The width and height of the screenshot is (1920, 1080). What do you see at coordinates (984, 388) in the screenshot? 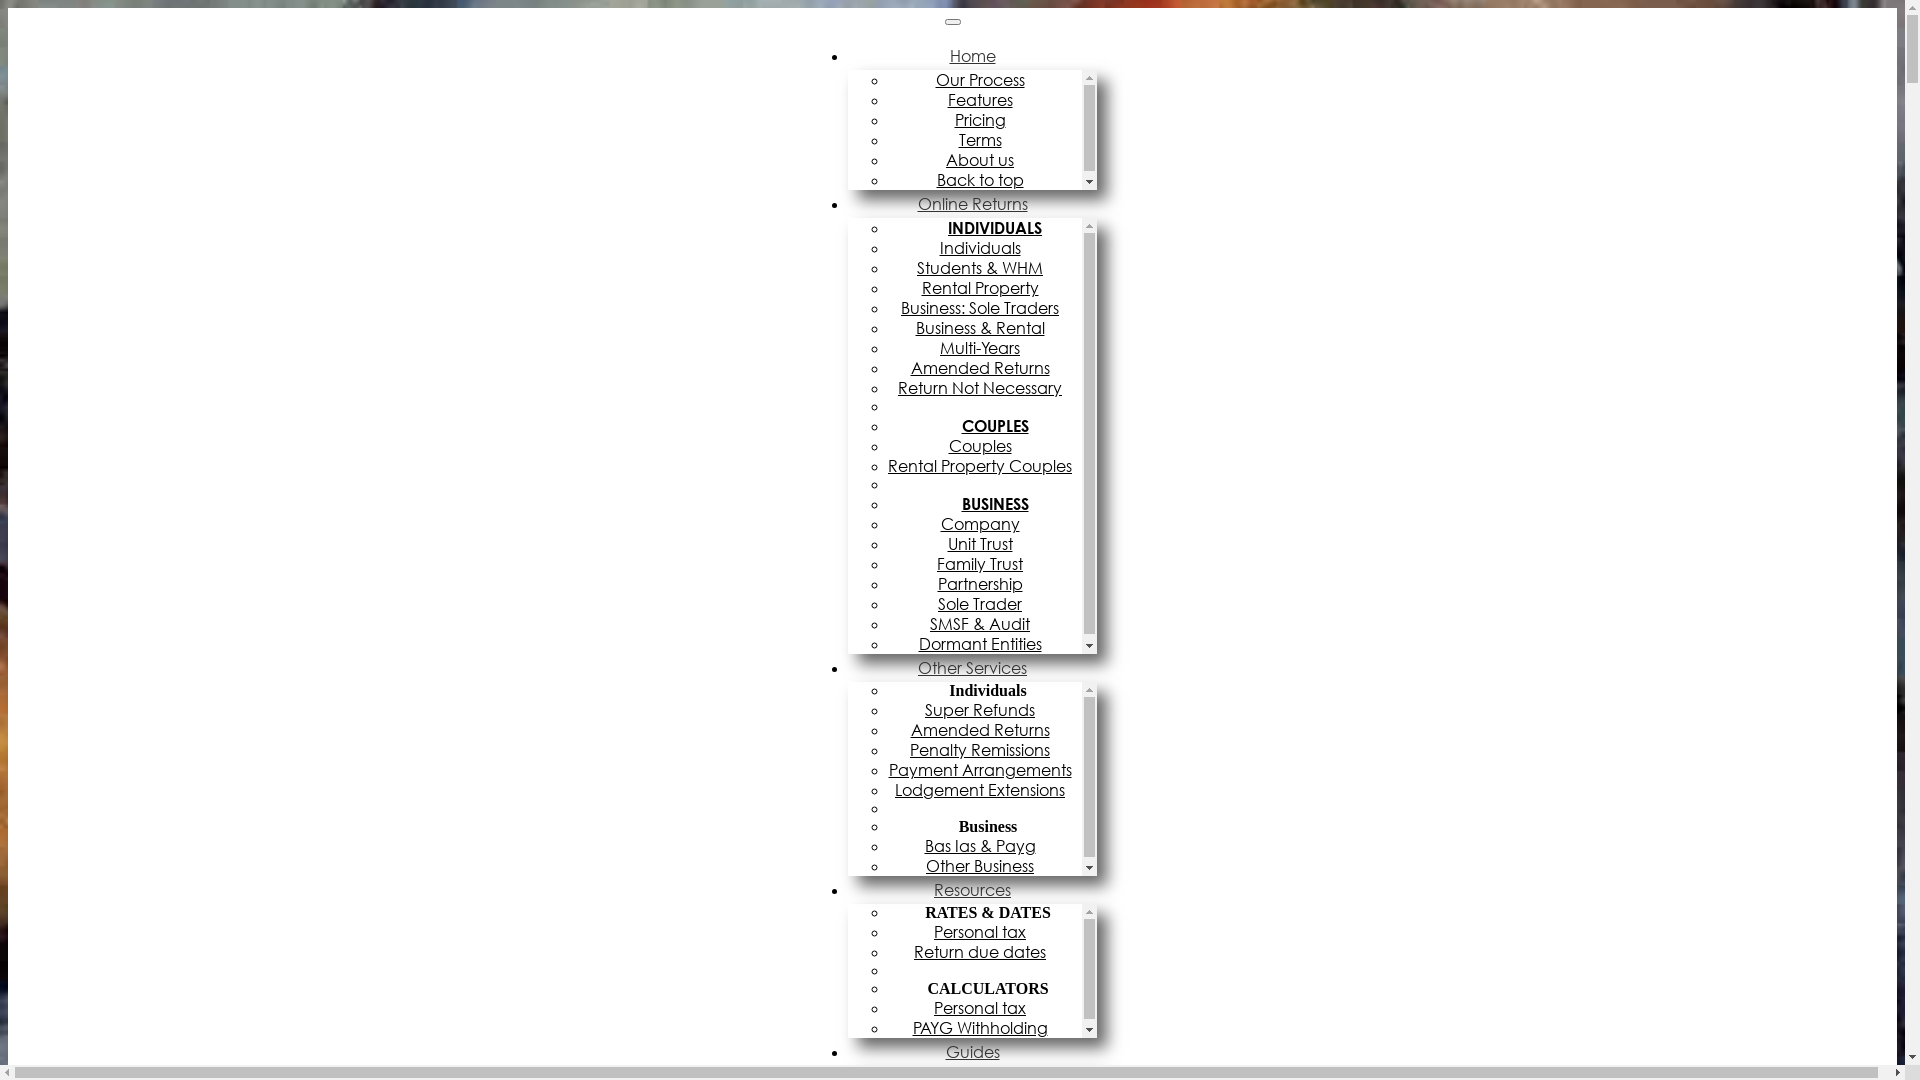
I see `'Return Not Necessary'` at bounding box center [984, 388].